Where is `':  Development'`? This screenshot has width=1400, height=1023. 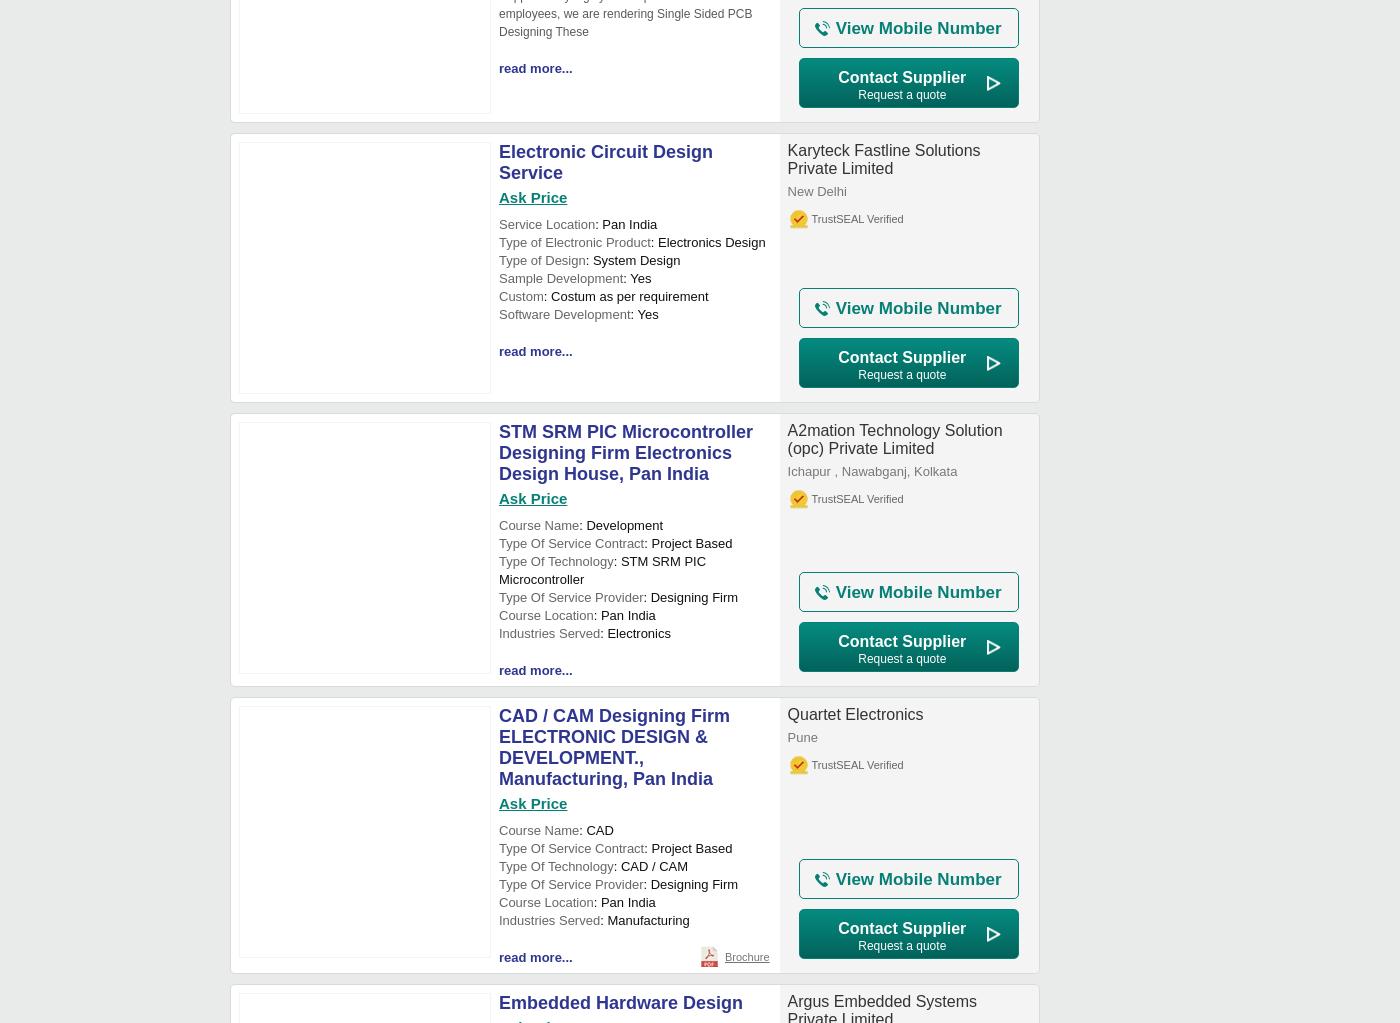
':  Development' is located at coordinates (621, 524).